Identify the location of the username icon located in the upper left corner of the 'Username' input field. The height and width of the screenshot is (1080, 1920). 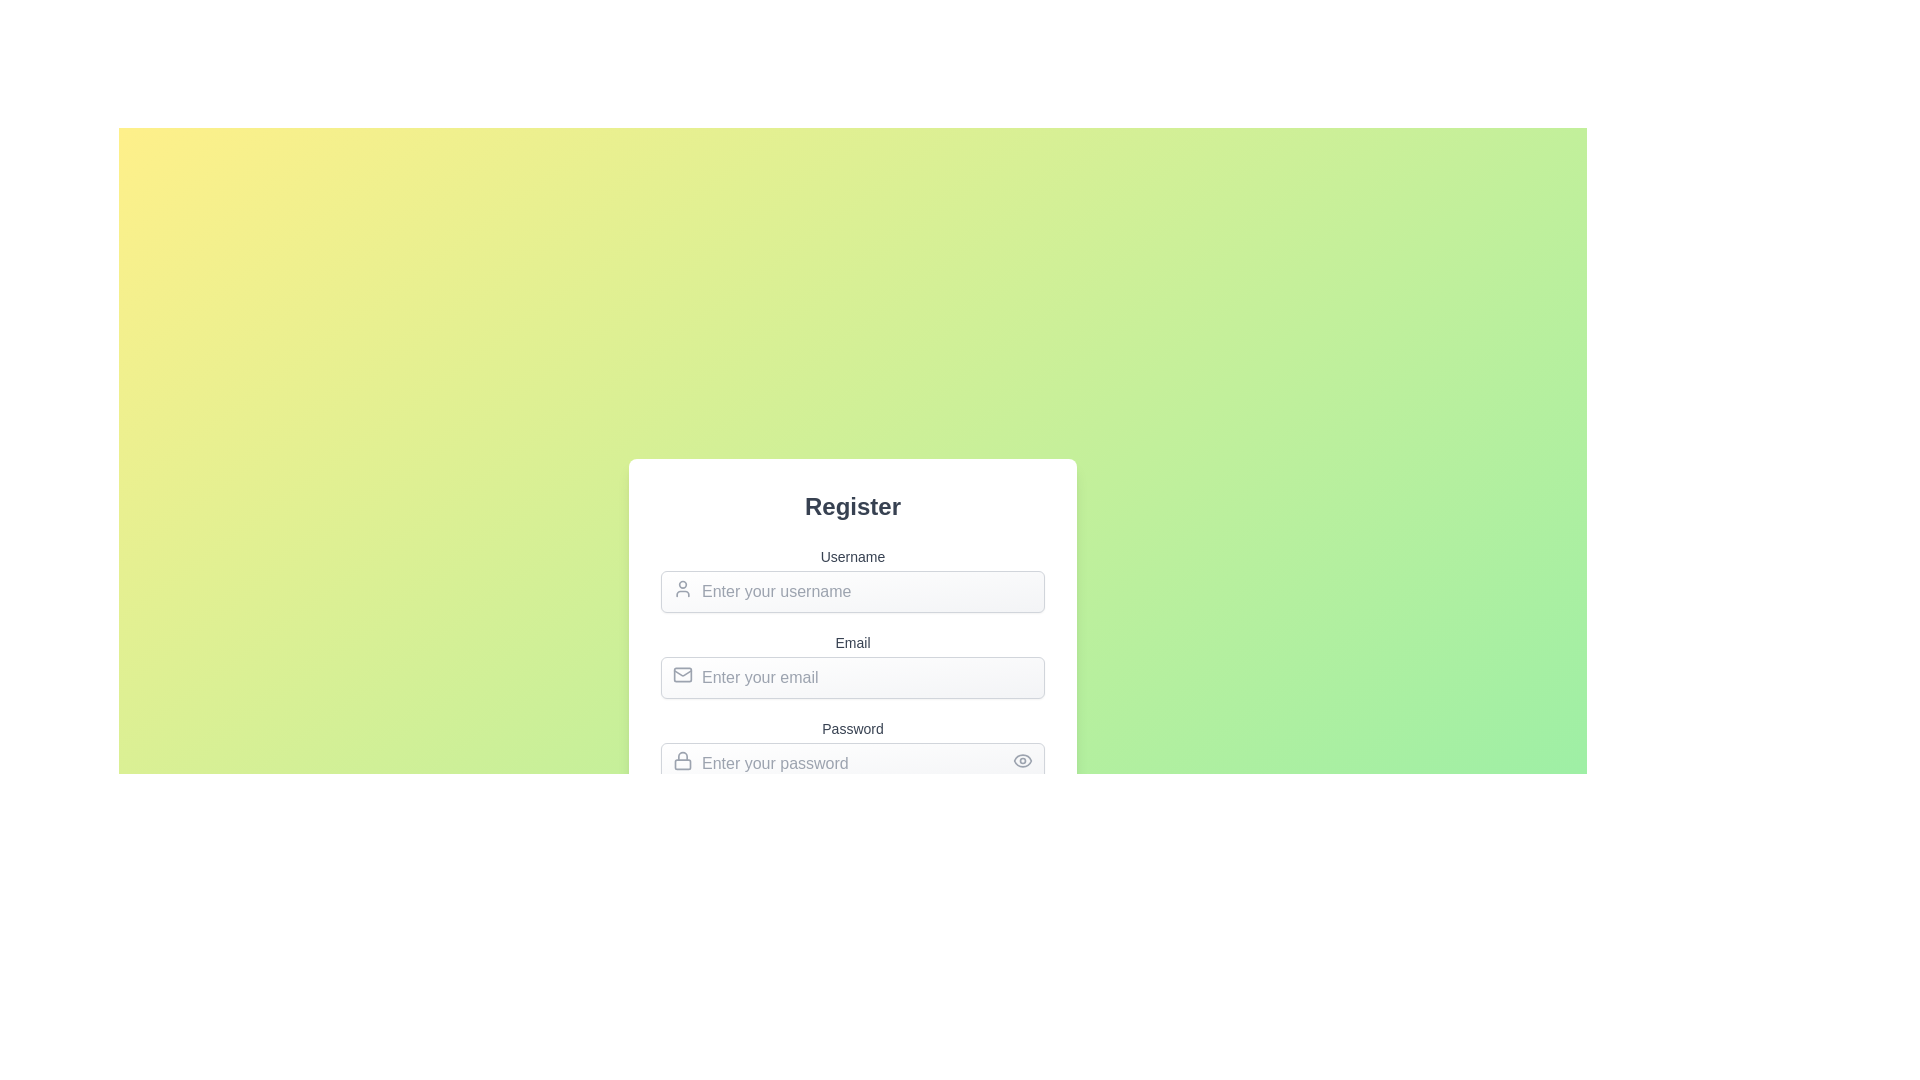
(682, 588).